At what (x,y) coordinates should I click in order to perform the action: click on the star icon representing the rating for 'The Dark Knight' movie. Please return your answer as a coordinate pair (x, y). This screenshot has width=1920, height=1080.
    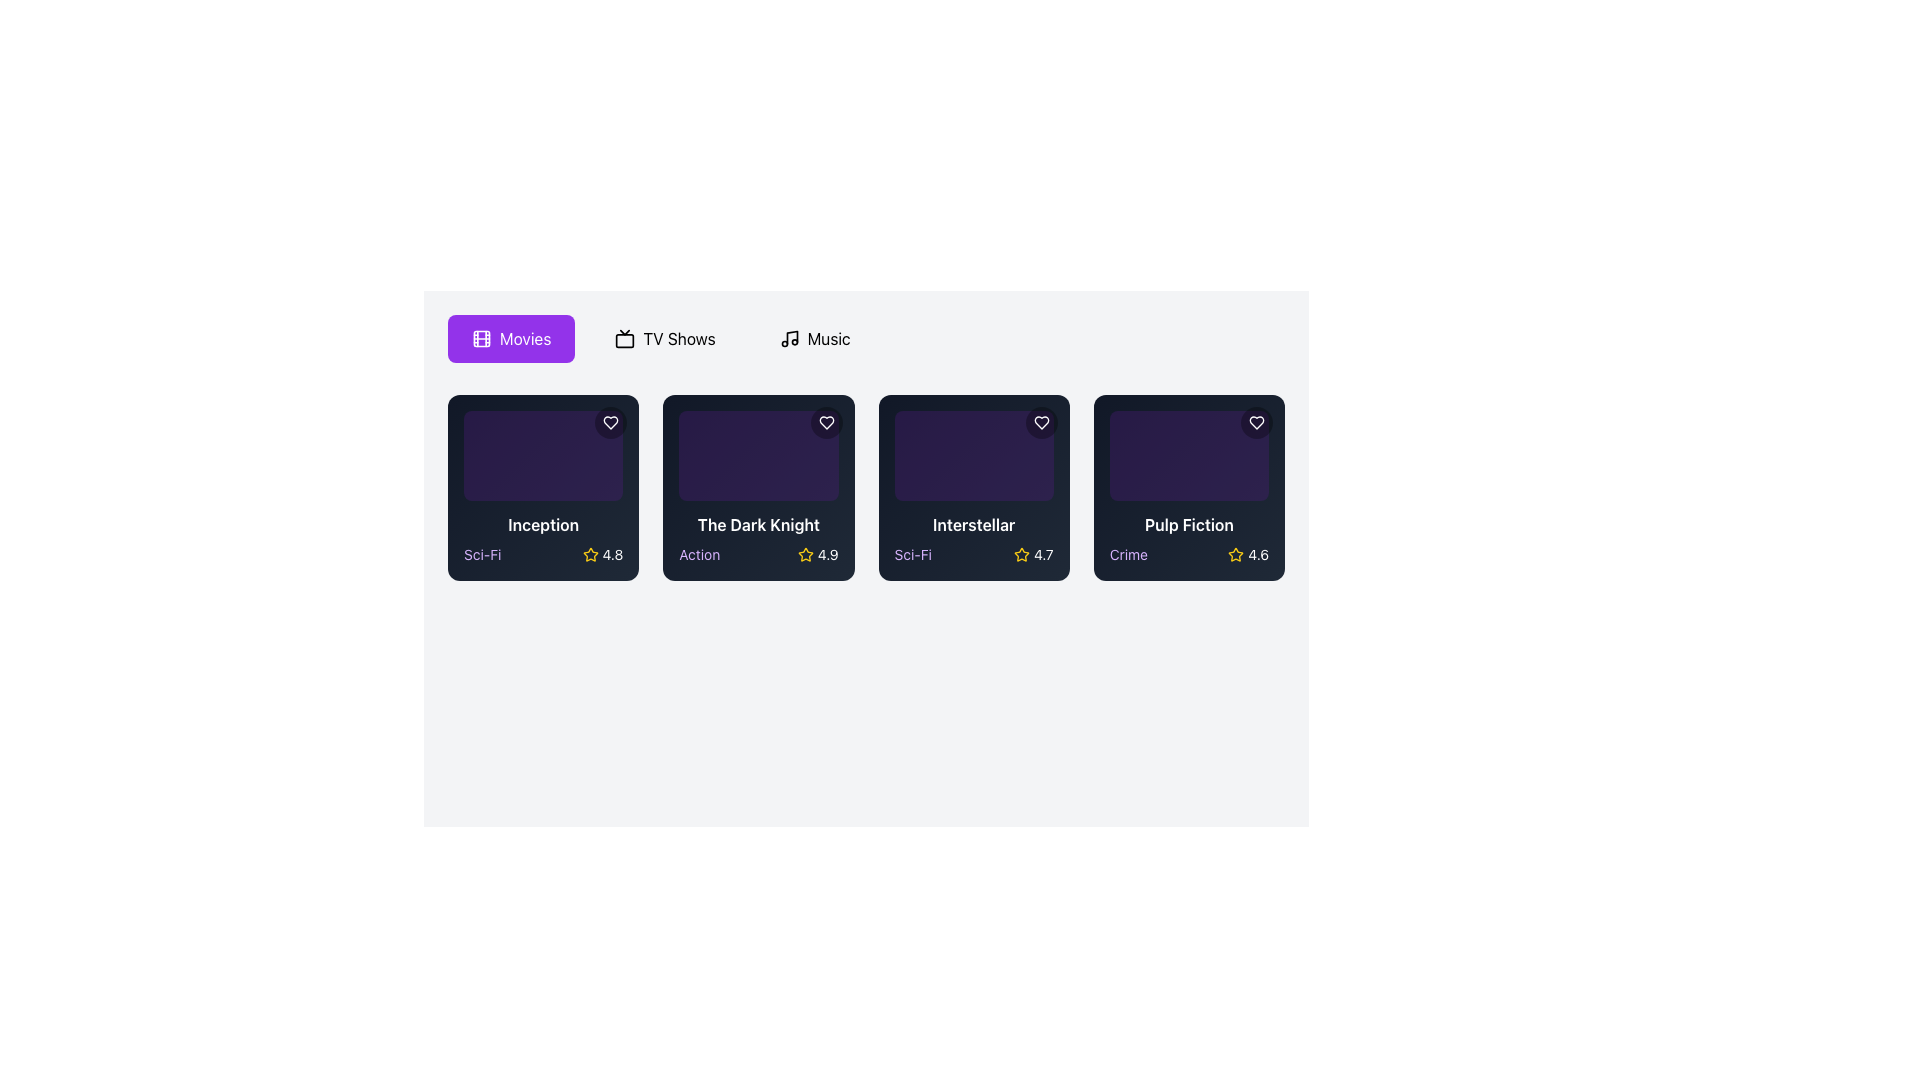
    Looking at the image, I should click on (805, 554).